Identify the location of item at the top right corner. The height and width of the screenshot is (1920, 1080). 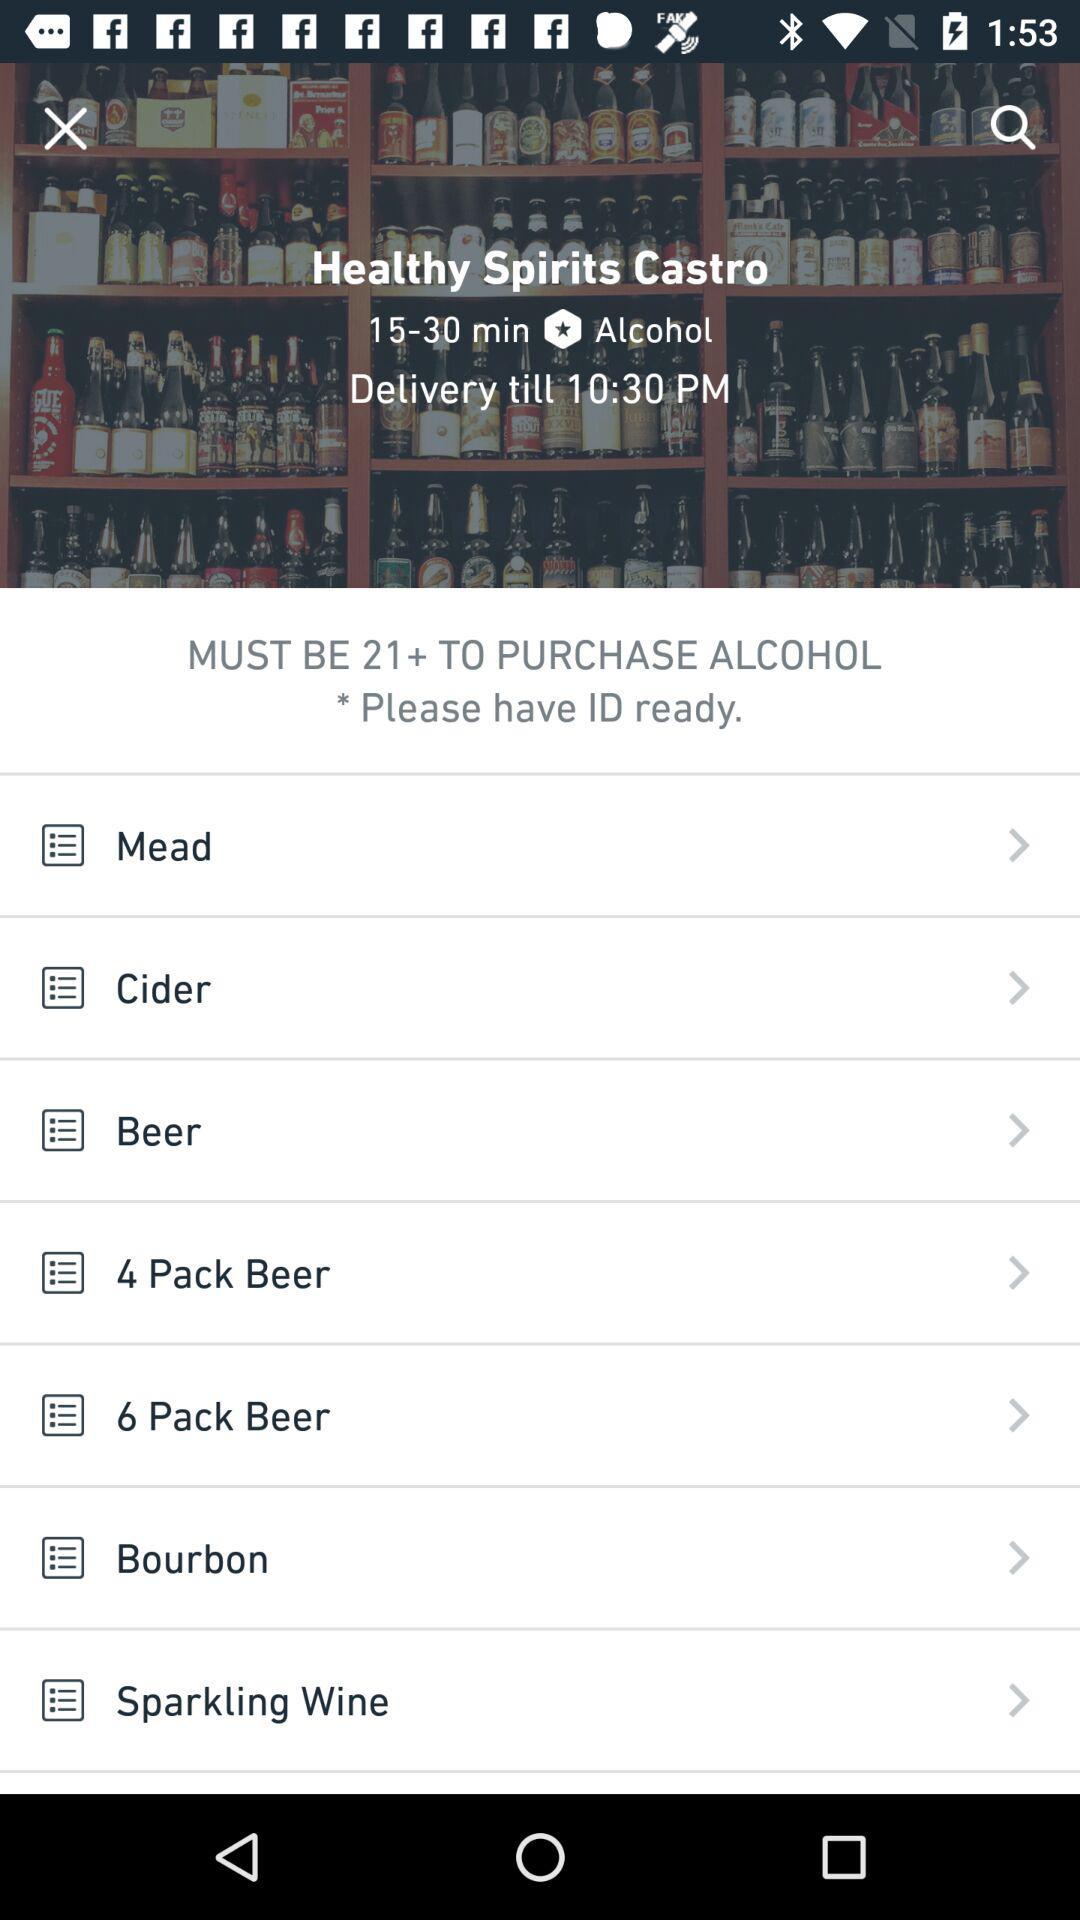
(1014, 127).